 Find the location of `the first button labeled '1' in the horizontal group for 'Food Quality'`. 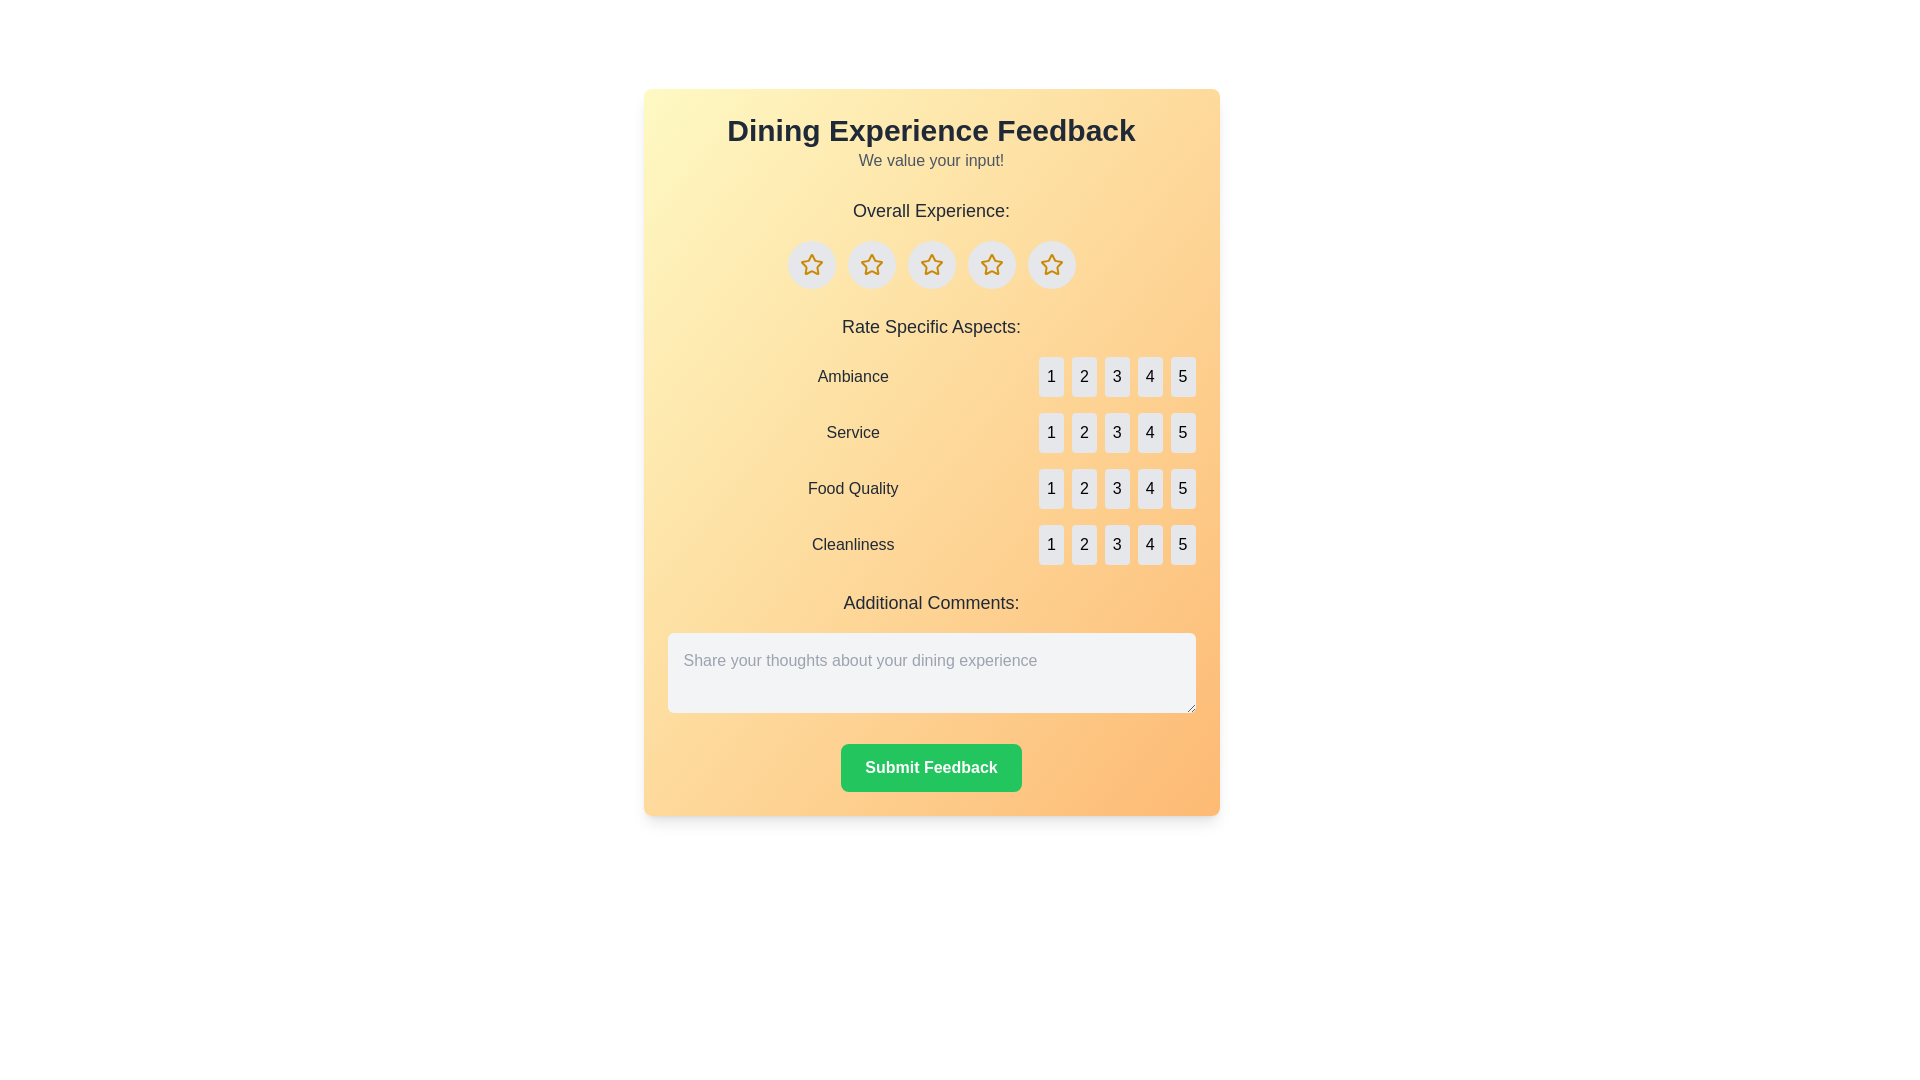

the first button labeled '1' in the horizontal group for 'Food Quality' is located at coordinates (1050, 489).